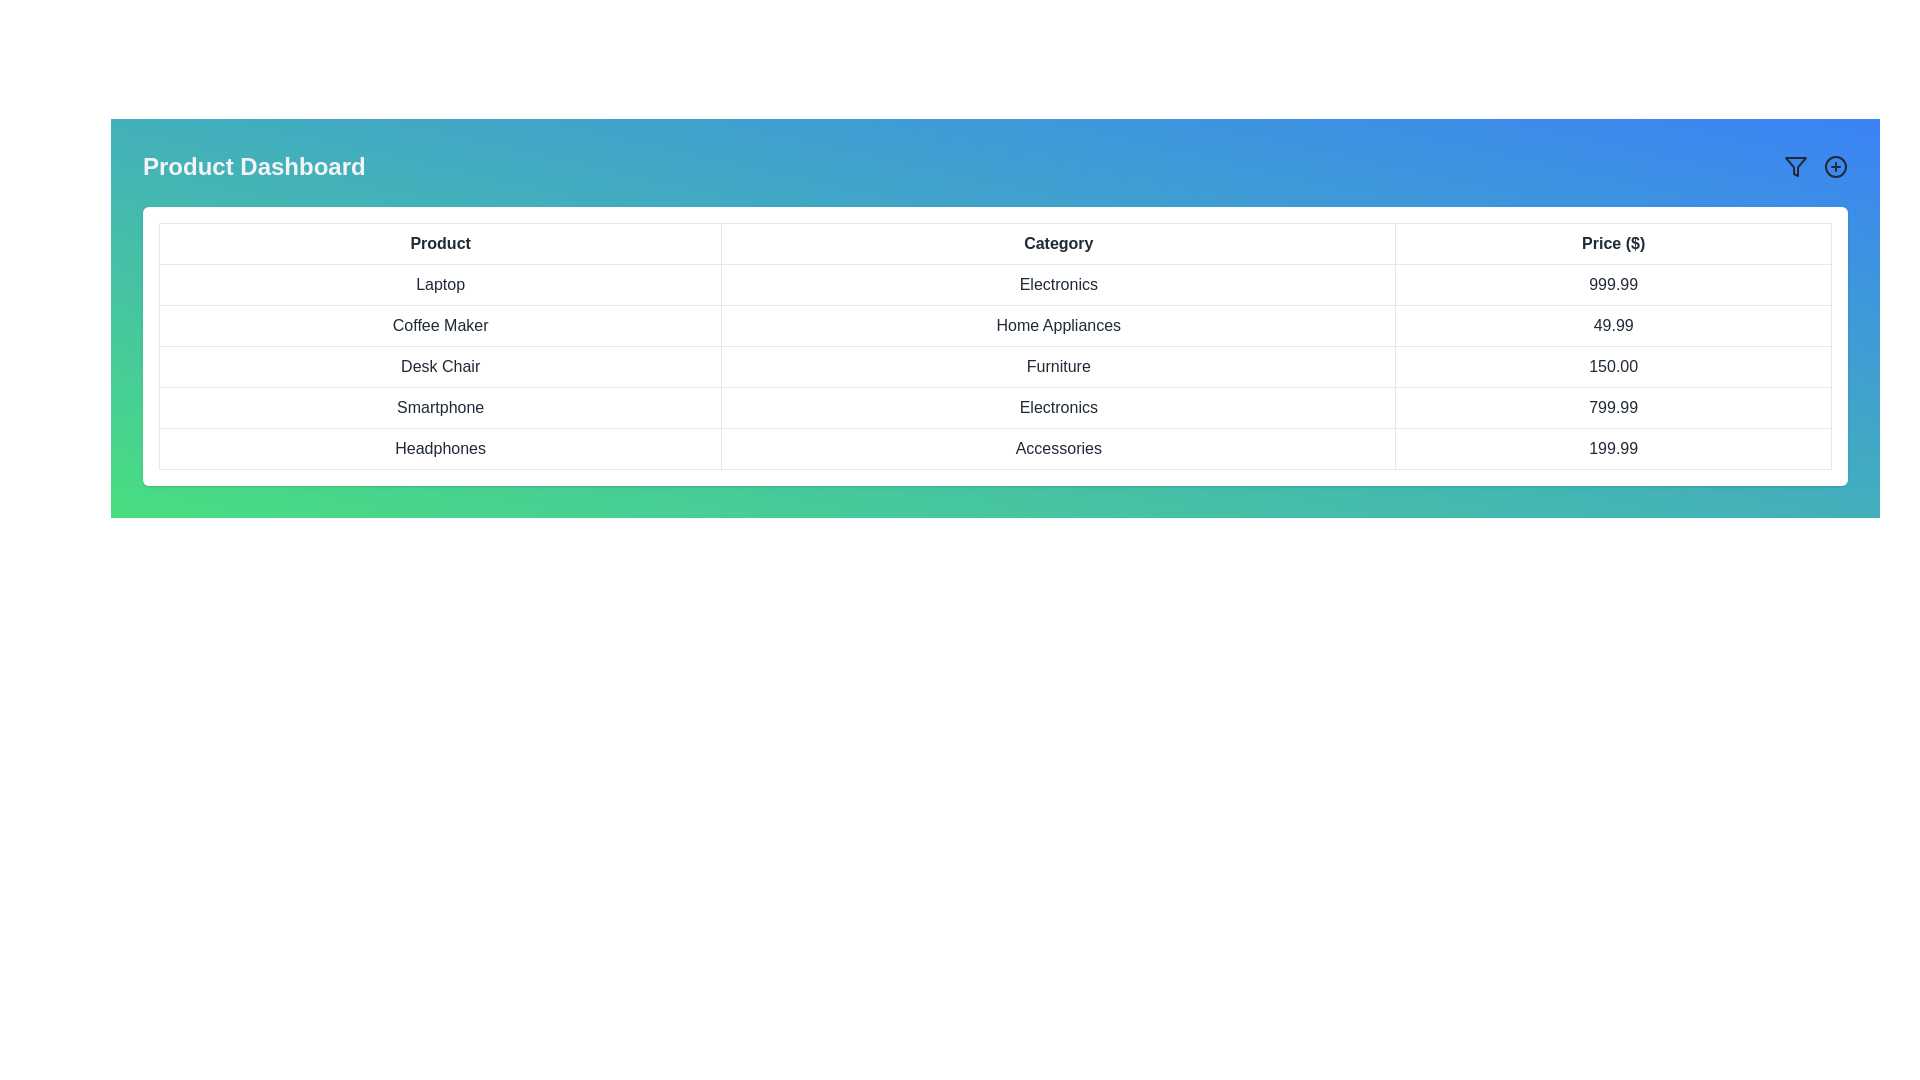 Image resolution: width=1920 pixels, height=1080 pixels. What do you see at coordinates (1613, 366) in the screenshot?
I see `the Data cell displaying the text '150.00' in the 'Price ($)' column of the table, which is in the same row as 'Desk Chair' and 'Furniture'` at bounding box center [1613, 366].